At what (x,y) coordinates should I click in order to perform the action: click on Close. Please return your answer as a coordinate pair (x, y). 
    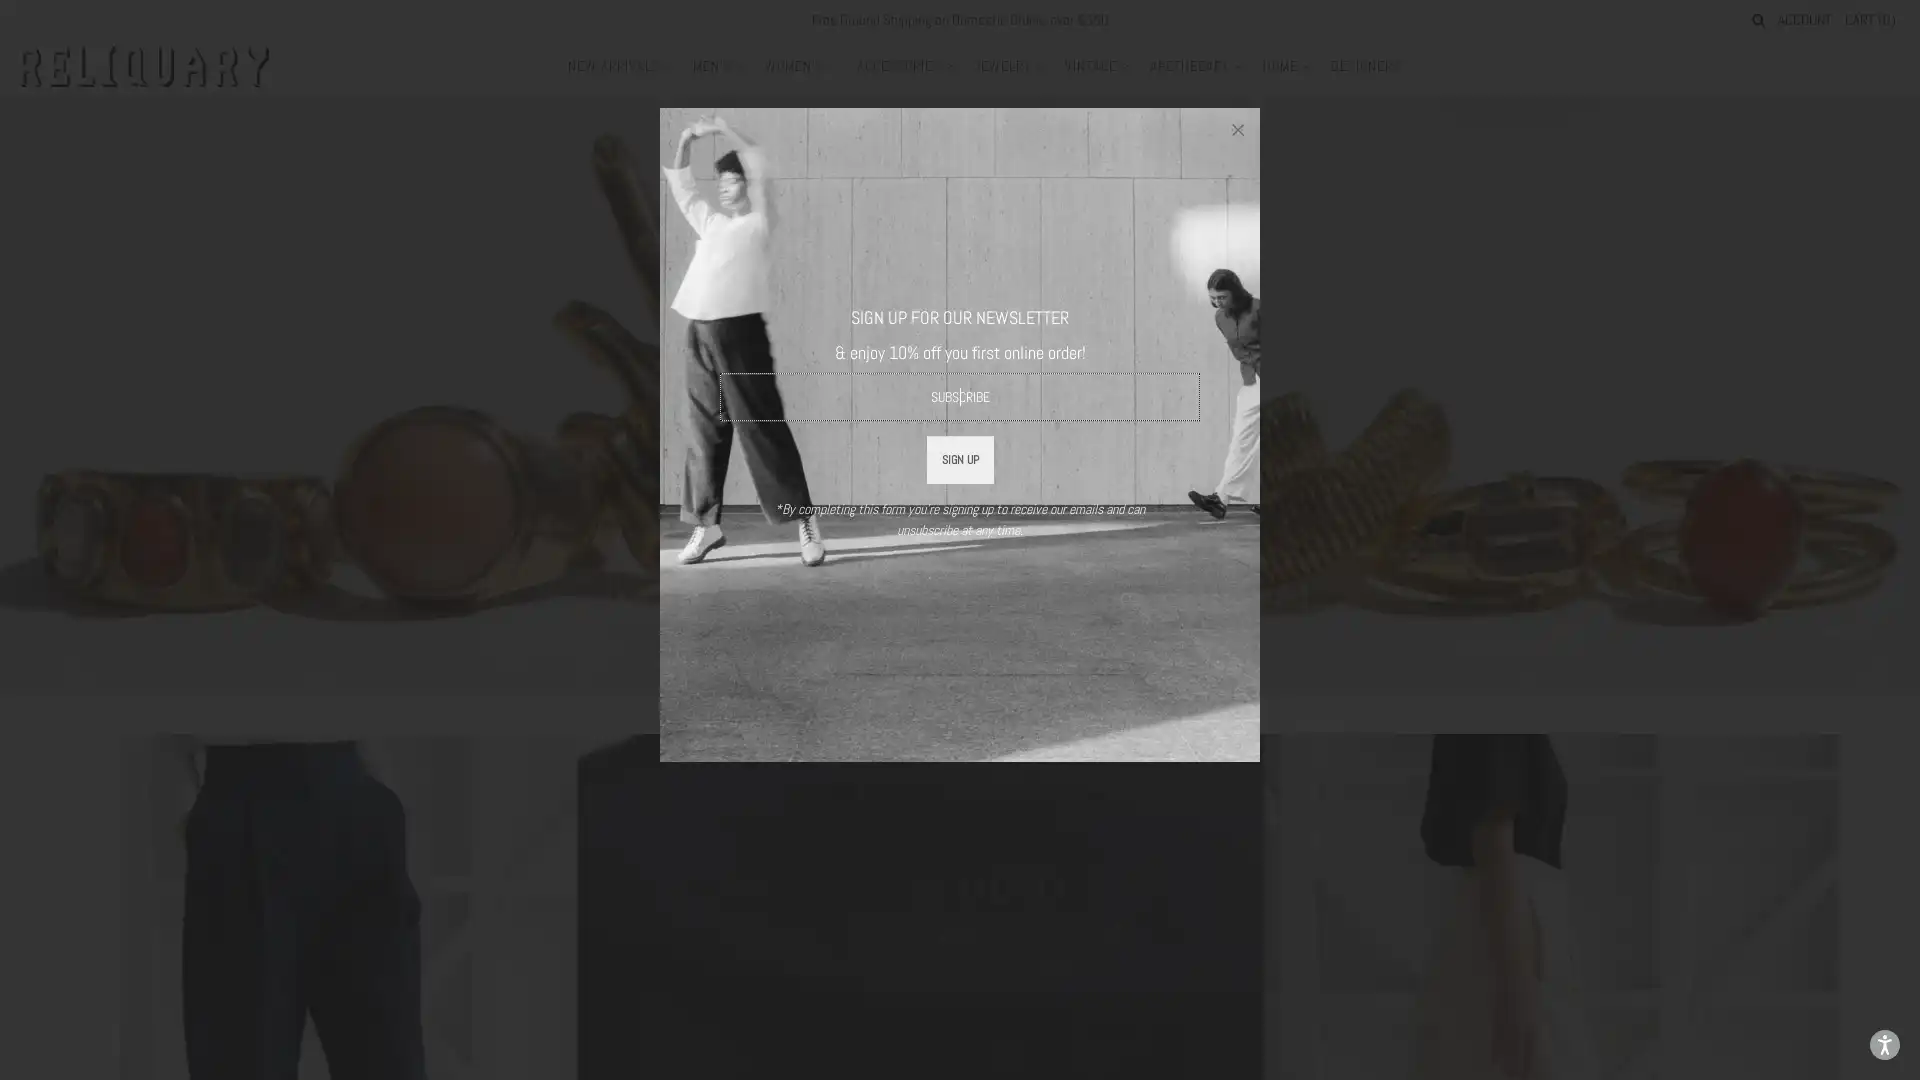
    Looking at the image, I should click on (1237, 130).